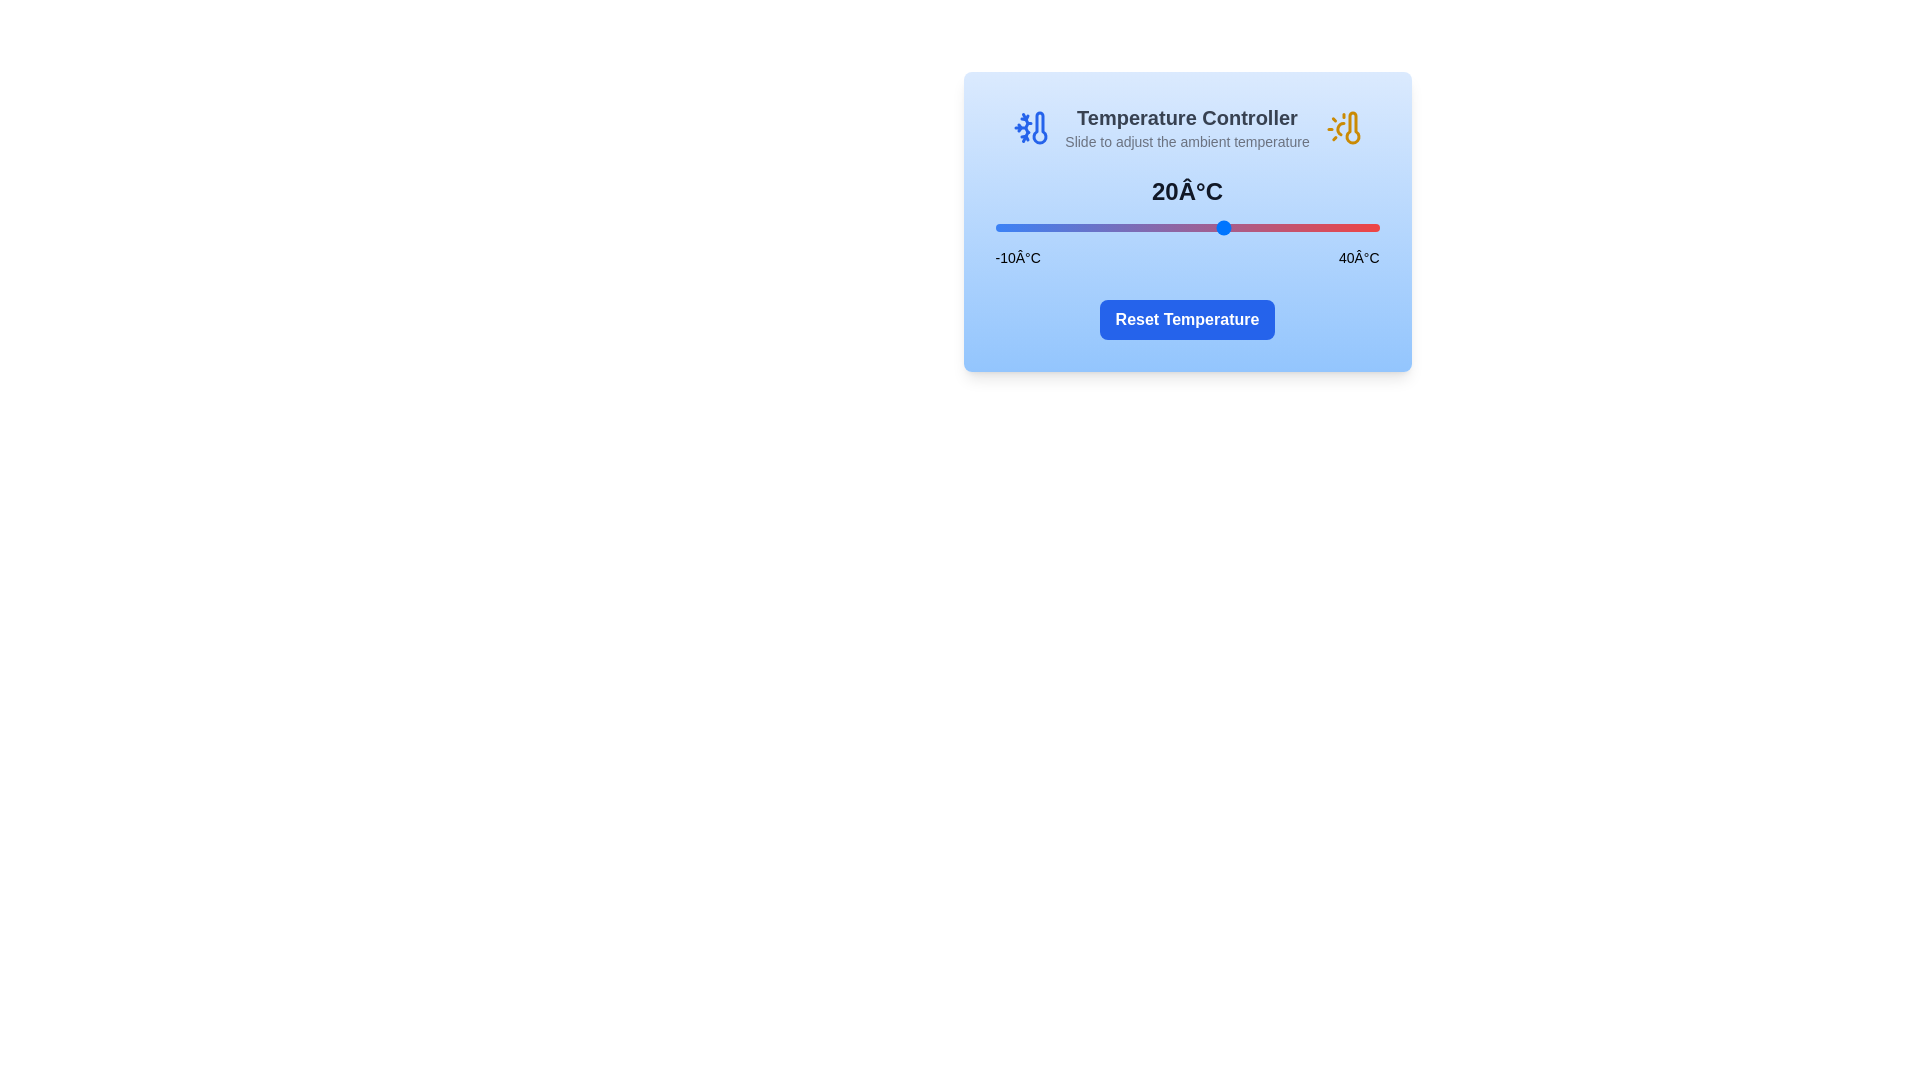 The height and width of the screenshot is (1080, 1920). What do you see at coordinates (1031, 127) in the screenshot?
I see `the blue-colored thermometer icon with a snowflake design, located to the left of the 'Temperature Controller' heading` at bounding box center [1031, 127].